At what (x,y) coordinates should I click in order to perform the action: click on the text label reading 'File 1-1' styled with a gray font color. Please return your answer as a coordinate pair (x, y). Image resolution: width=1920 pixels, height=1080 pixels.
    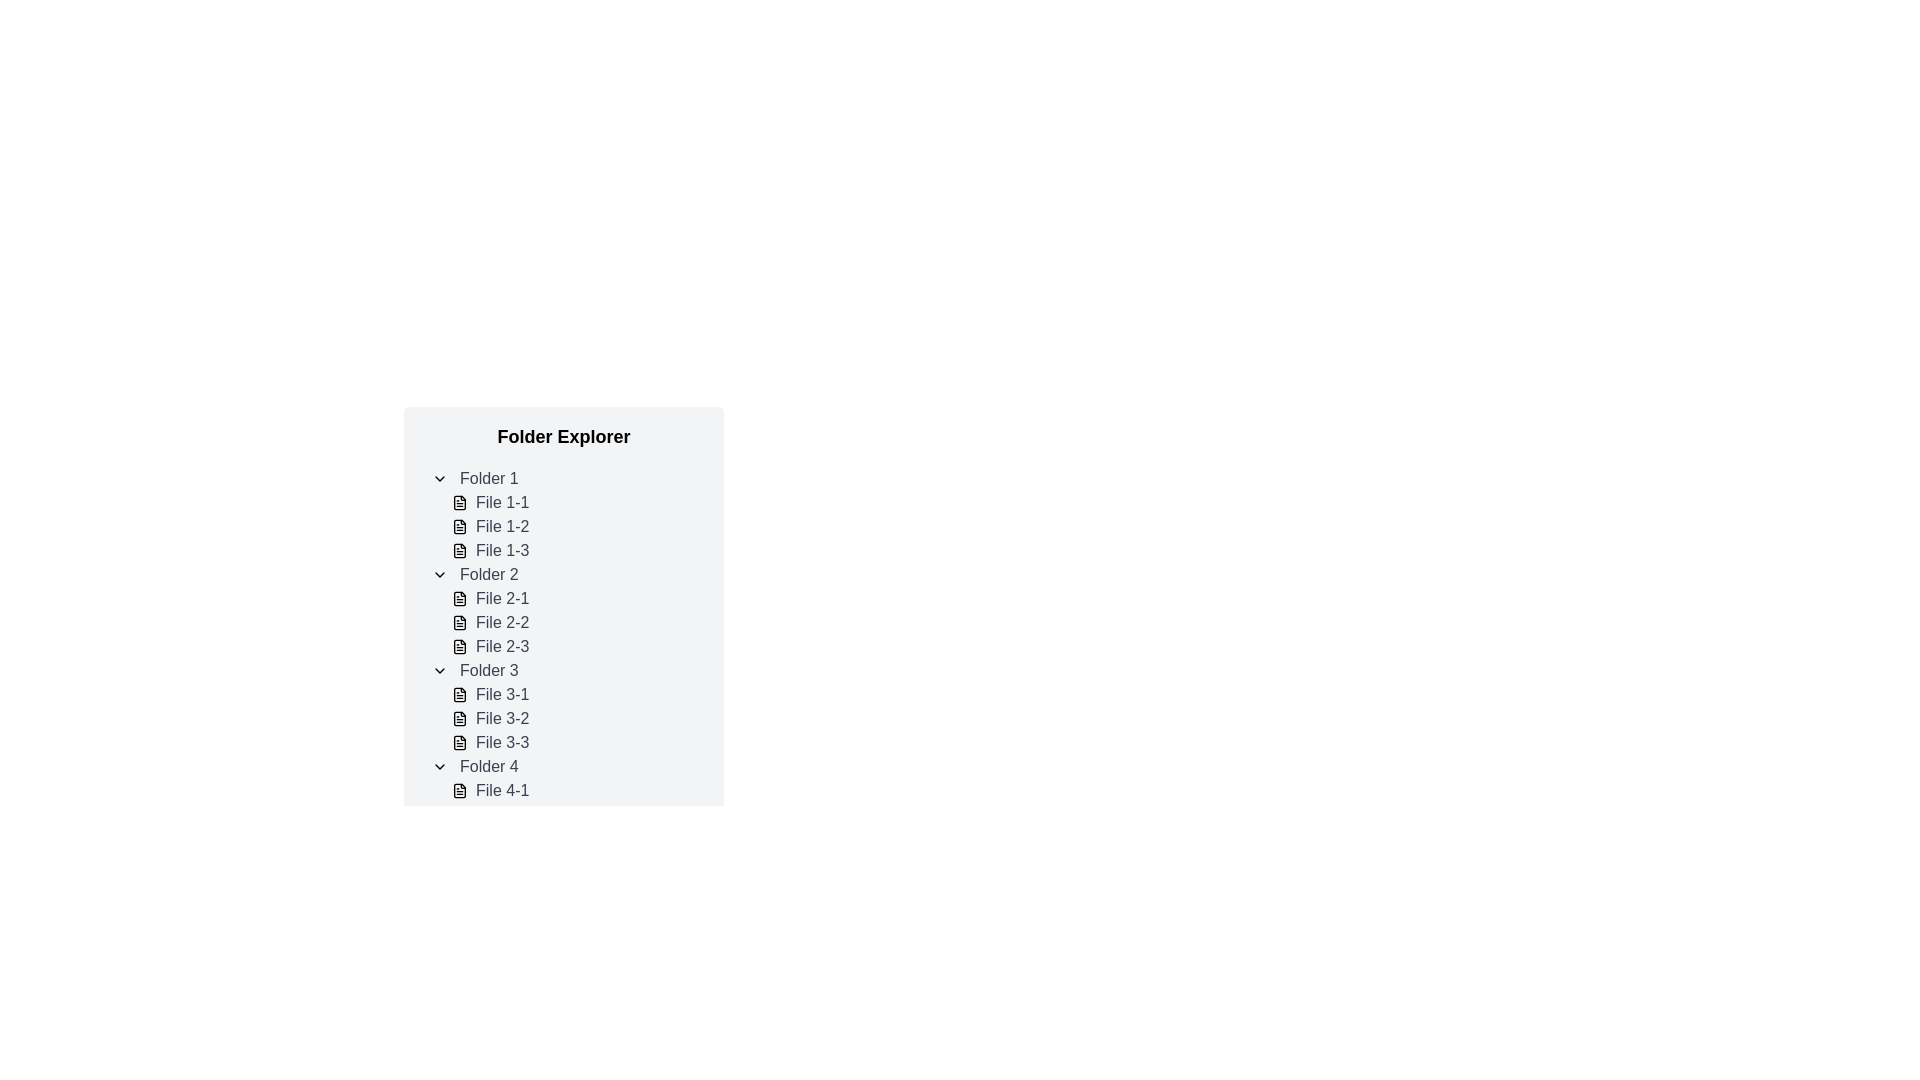
    Looking at the image, I should click on (502, 501).